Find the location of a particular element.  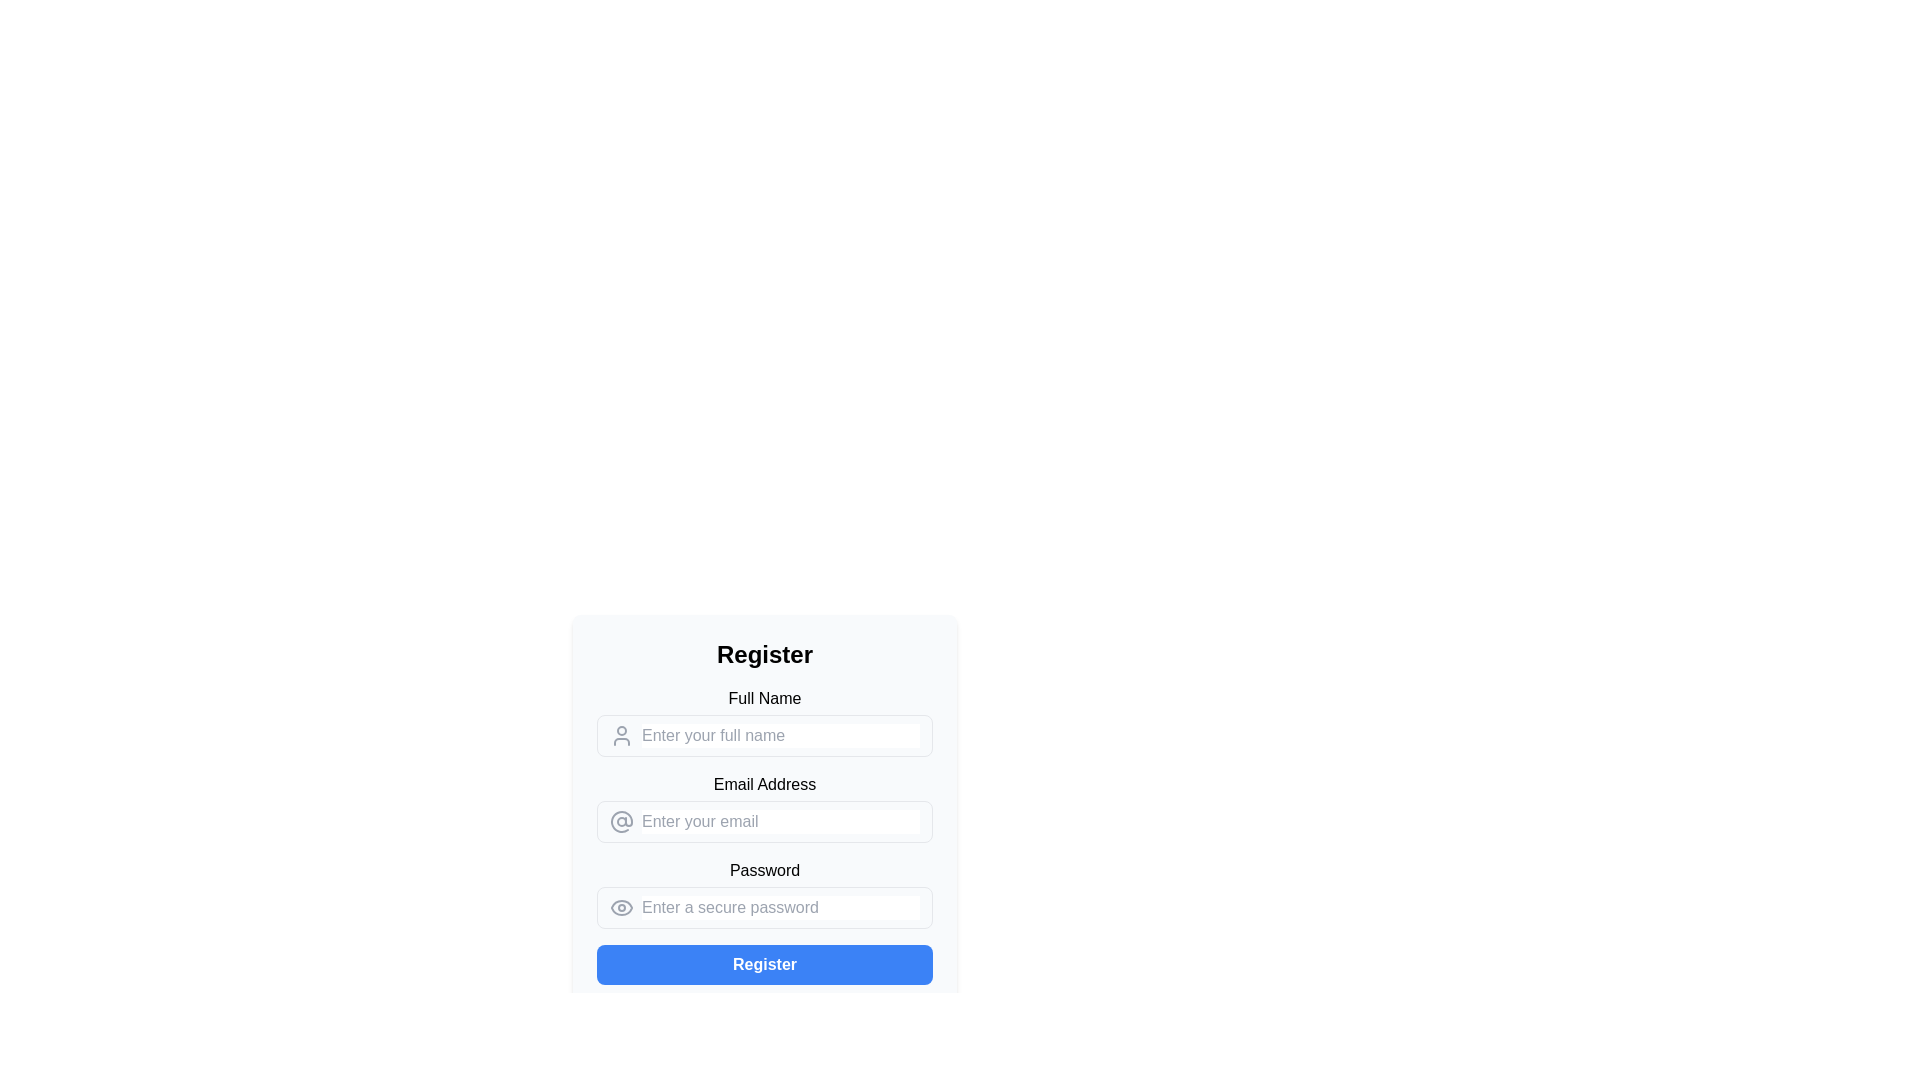

the Text Label that displays 'Email Address', which is positioned directly above the email input field is located at coordinates (763, 784).